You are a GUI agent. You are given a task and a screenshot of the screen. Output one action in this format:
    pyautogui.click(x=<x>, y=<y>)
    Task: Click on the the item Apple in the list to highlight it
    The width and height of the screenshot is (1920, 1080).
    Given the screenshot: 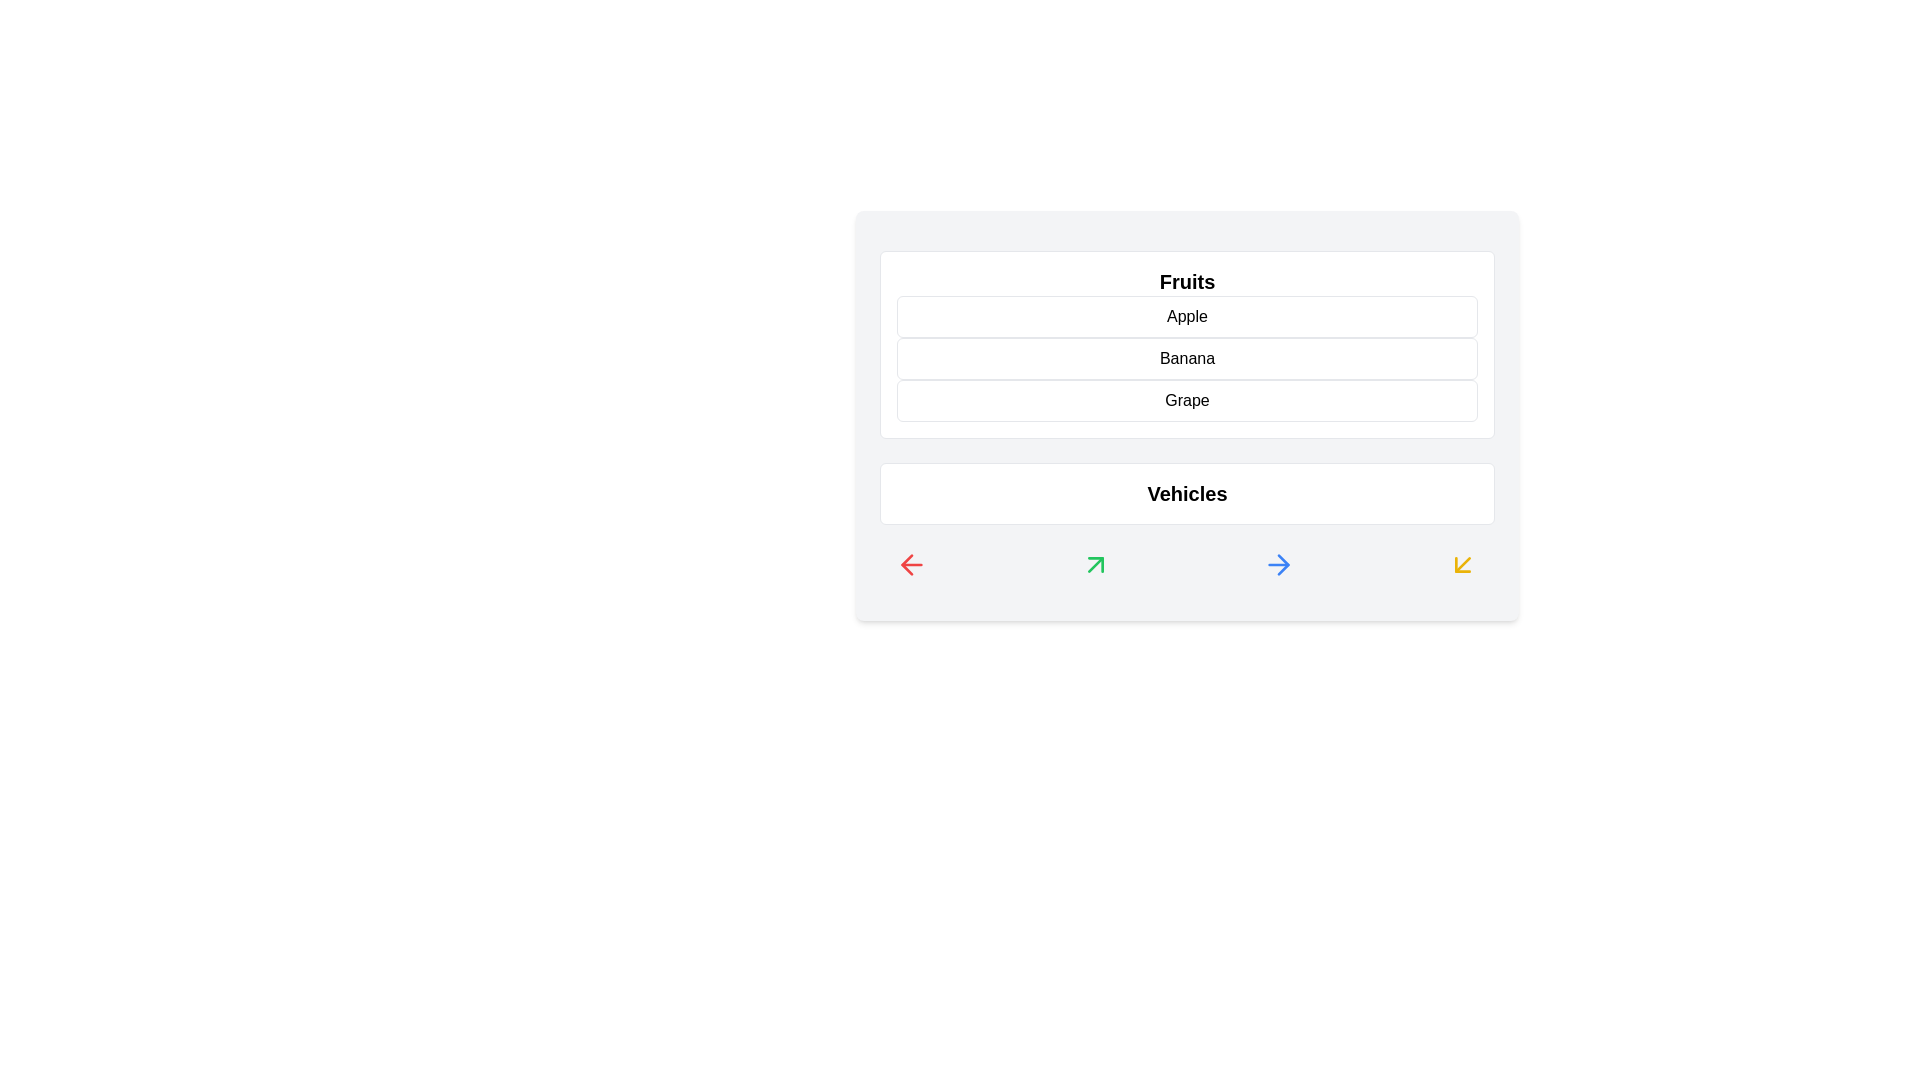 What is the action you would take?
    pyautogui.click(x=1187, y=315)
    